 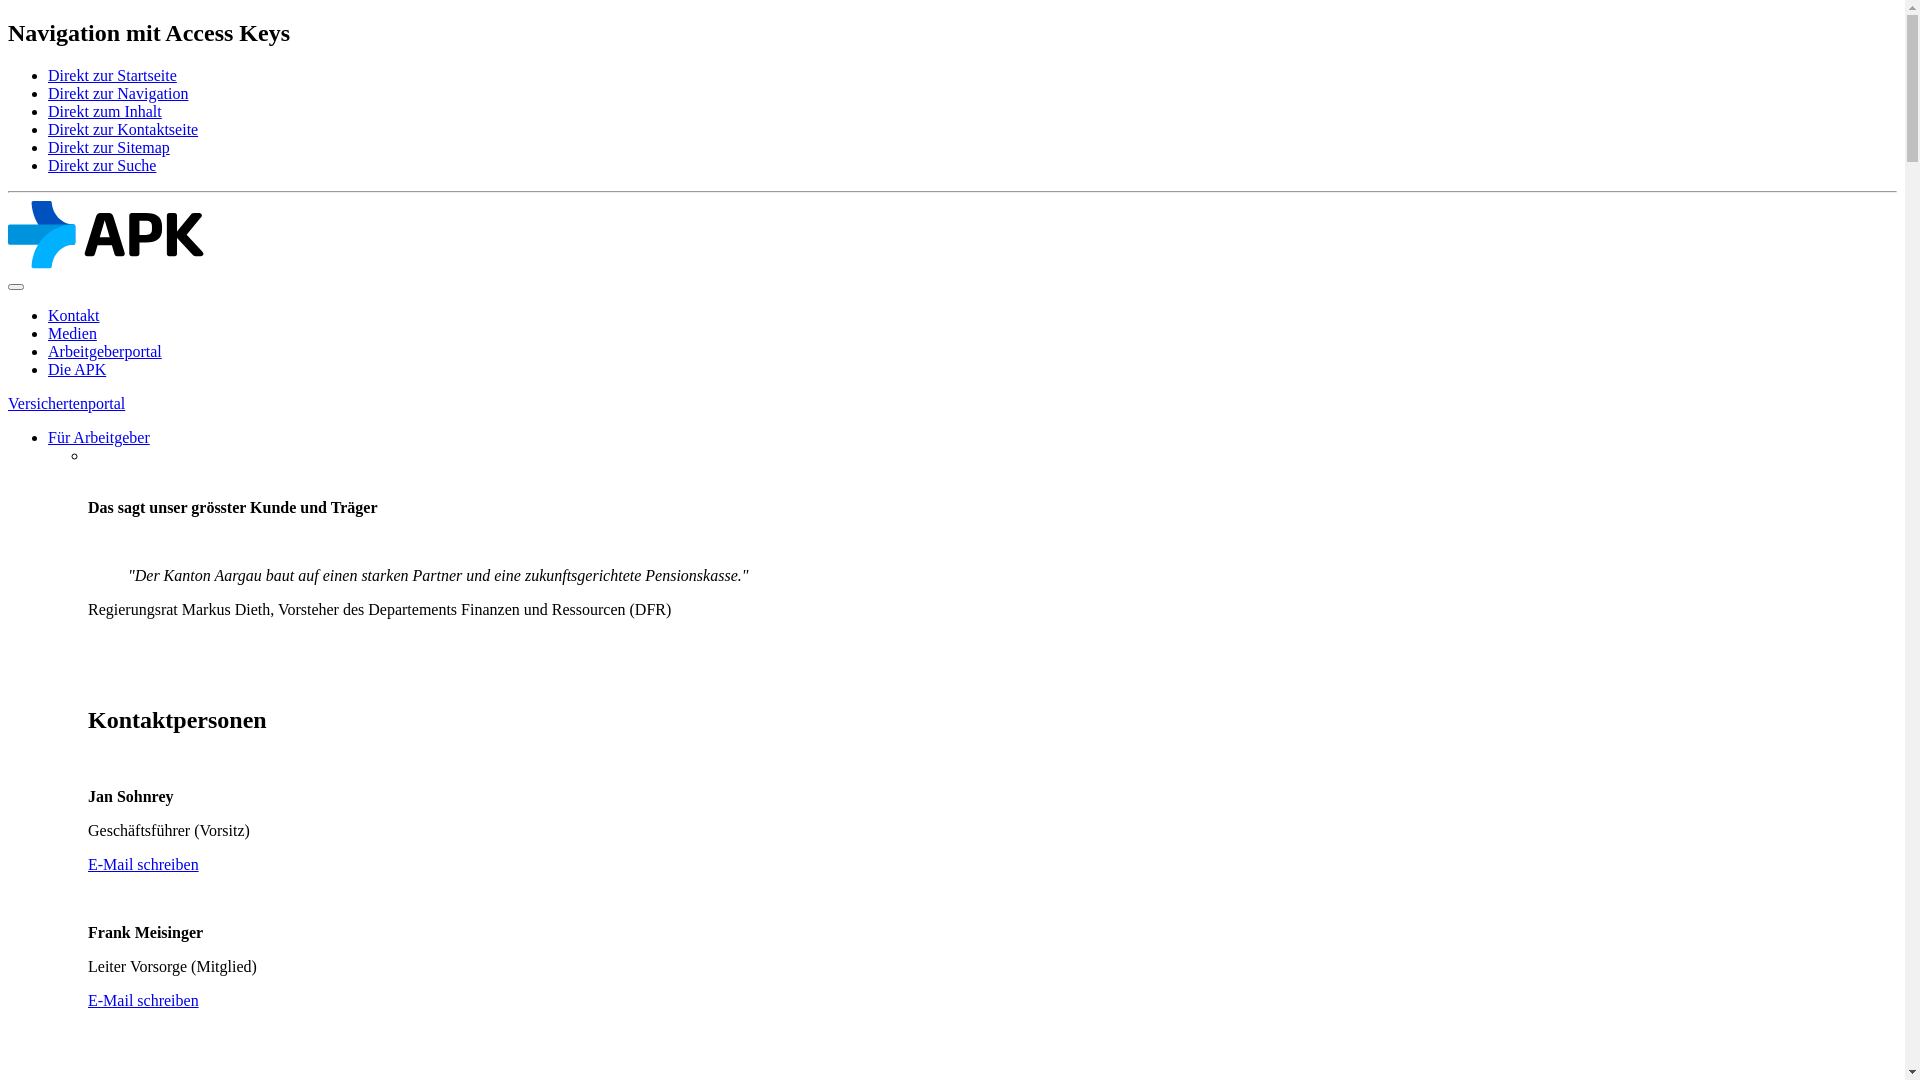 What do you see at coordinates (48, 111) in the screenshot?
I see `'Direkt zum Inhalt'` at bounding box center [48, 111].